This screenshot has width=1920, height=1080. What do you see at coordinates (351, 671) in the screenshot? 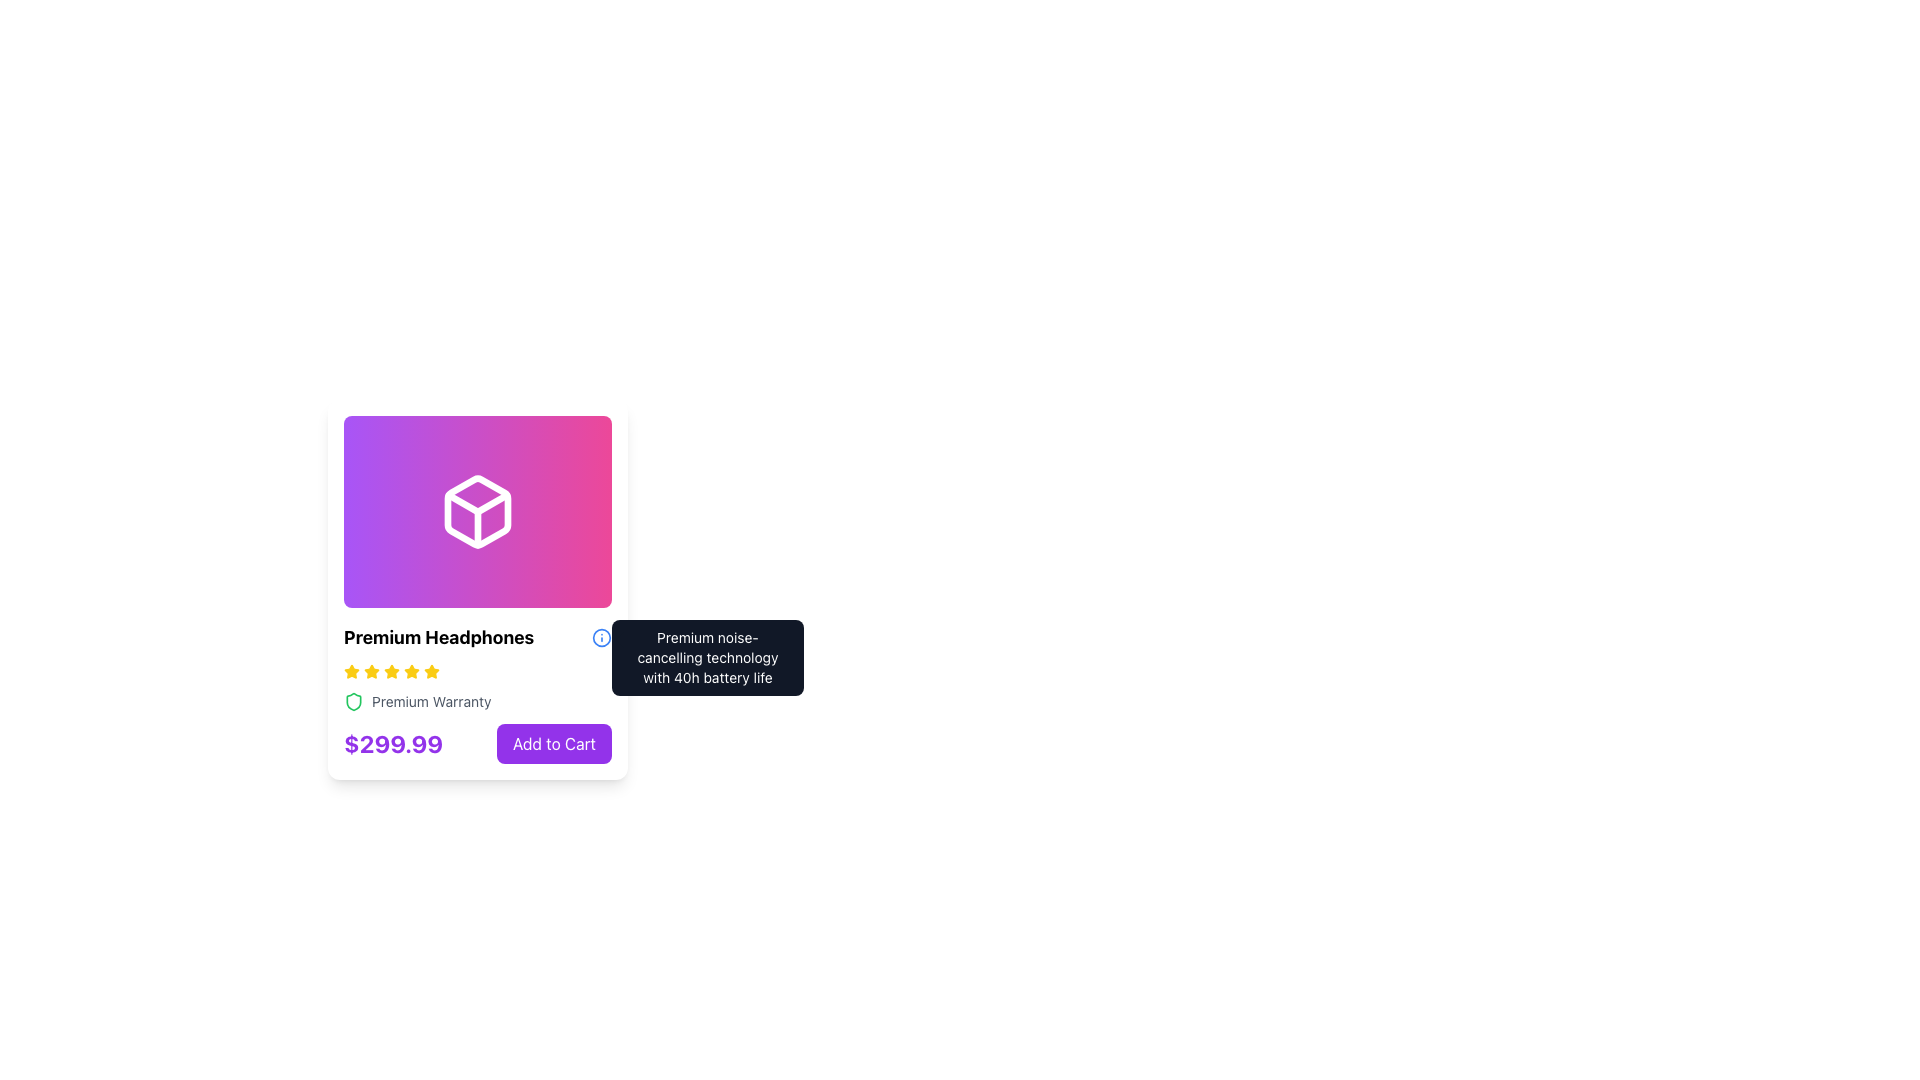
I see `the first star icon from the left in the rating system, which is located above the text 'Premium Warranty', to interact with the rating system` at bounding box center [351, 671].